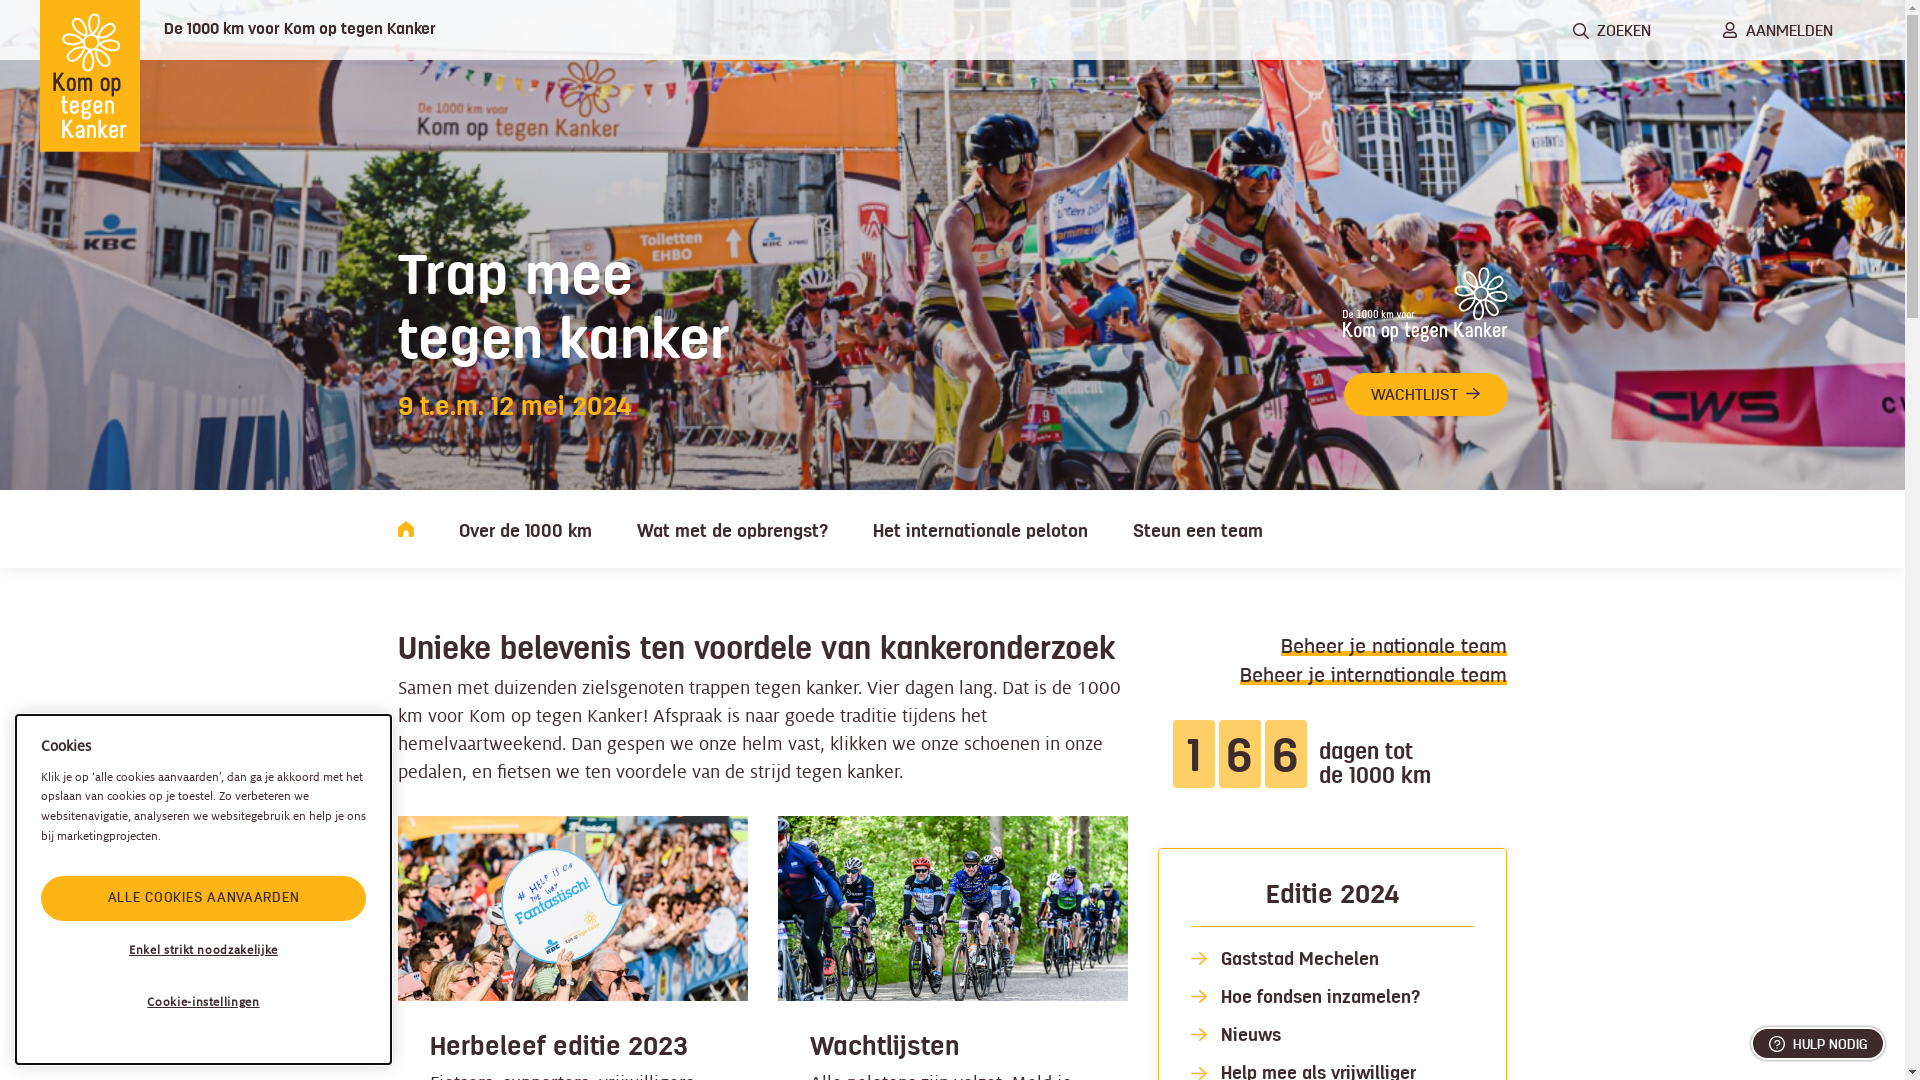 Image resolution: width=1920 pixels, height=1080 pixels. Describe the element at coordinates (1611, 30) in the screenshot. I see `'ZOEKEN'` at that location.